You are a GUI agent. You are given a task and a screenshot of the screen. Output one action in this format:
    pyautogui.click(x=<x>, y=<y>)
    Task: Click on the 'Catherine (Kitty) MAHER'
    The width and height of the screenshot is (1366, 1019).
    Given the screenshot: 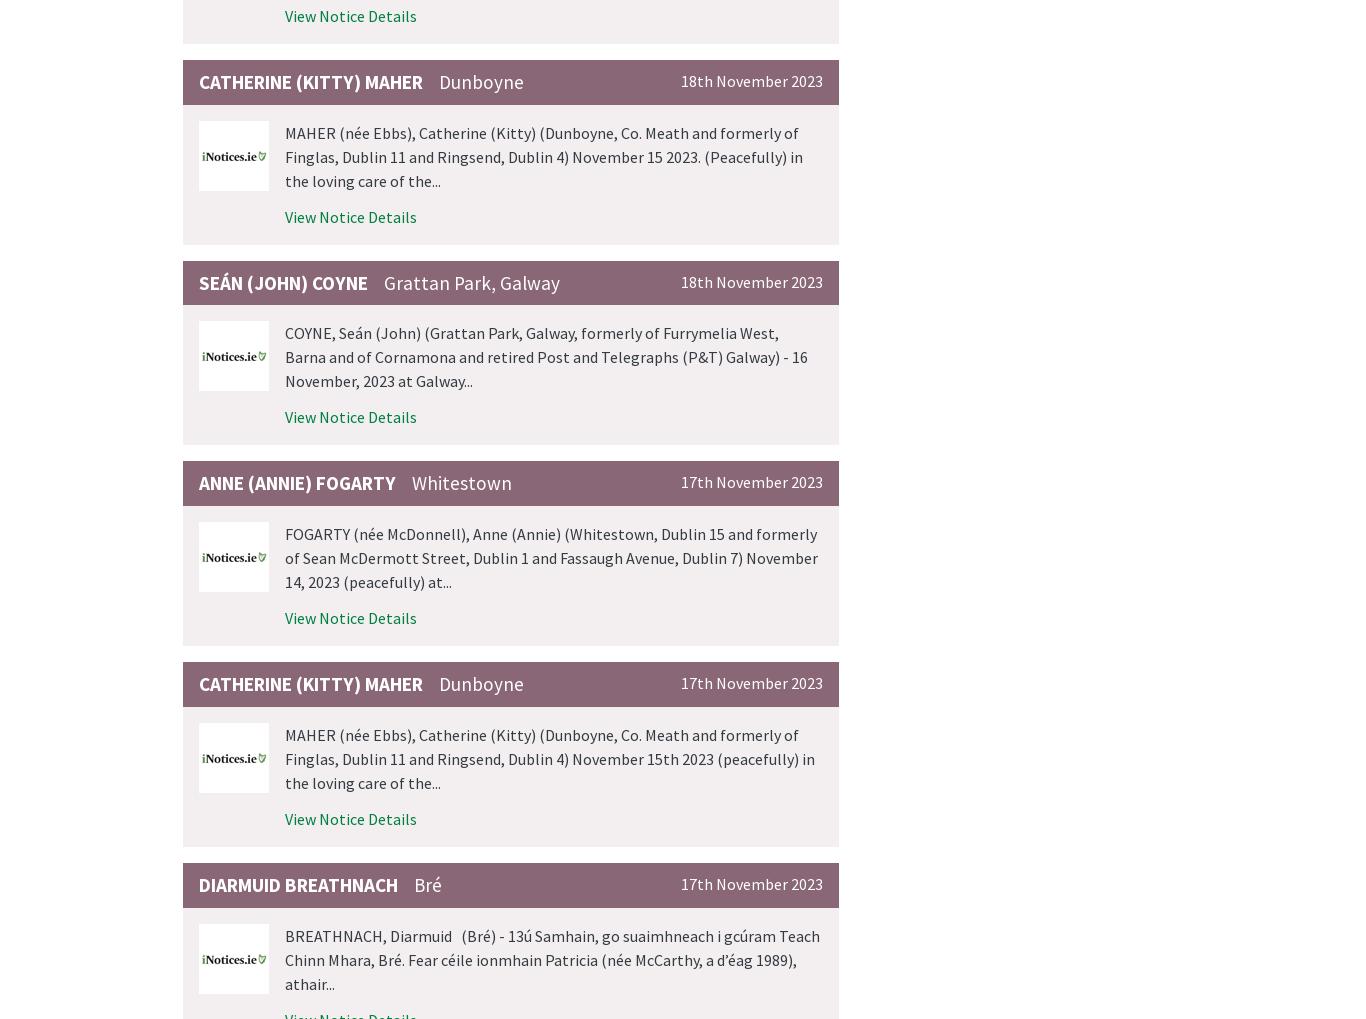 What is the action you would take?
    pyautogui.click(x=311, y=81)
    